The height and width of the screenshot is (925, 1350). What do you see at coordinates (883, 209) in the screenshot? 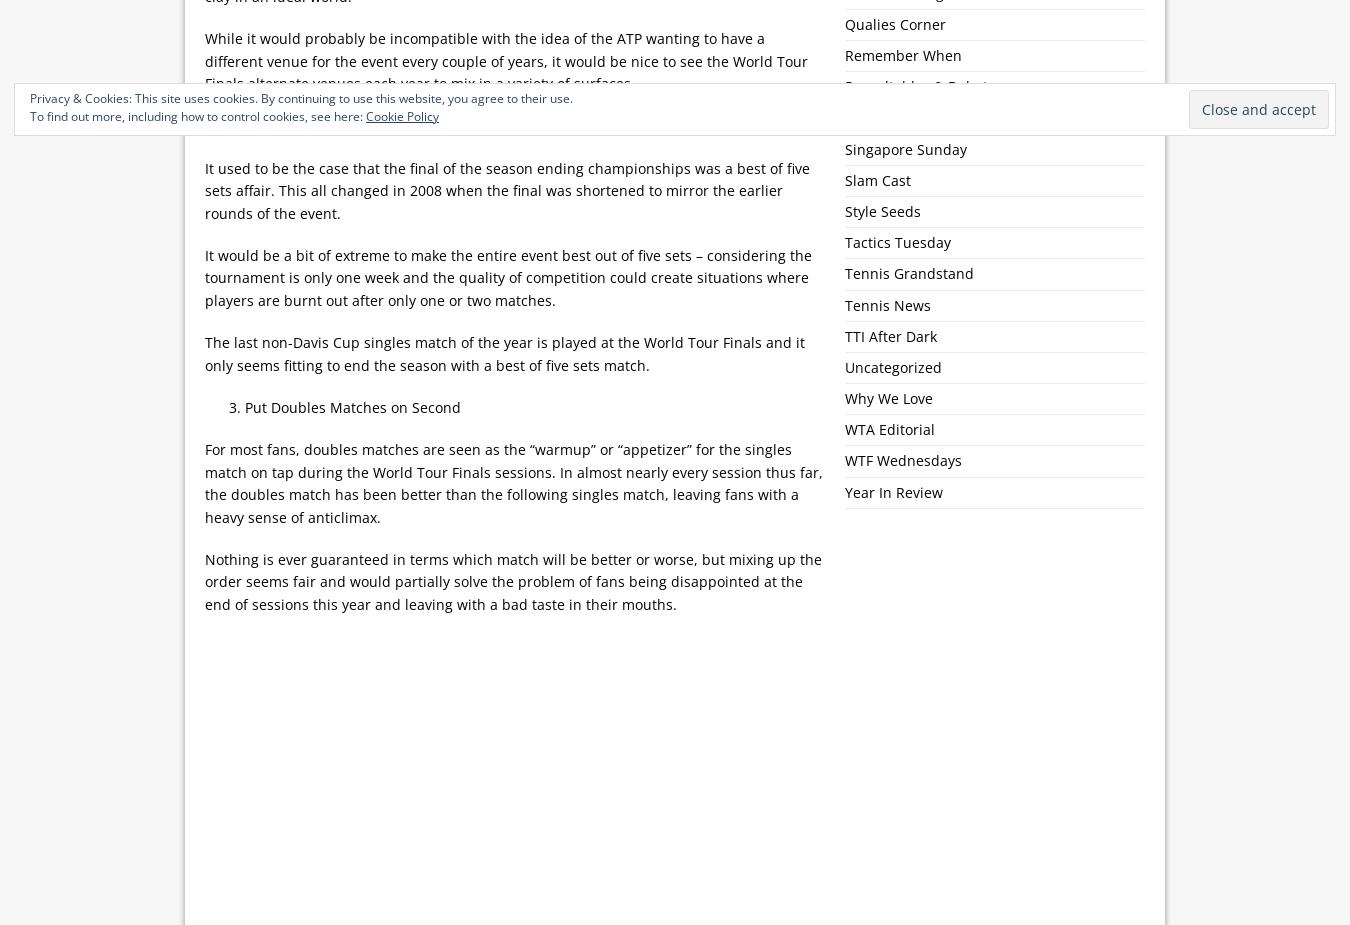
I see `'Style Seeds'` at bounding box center [883, 209].